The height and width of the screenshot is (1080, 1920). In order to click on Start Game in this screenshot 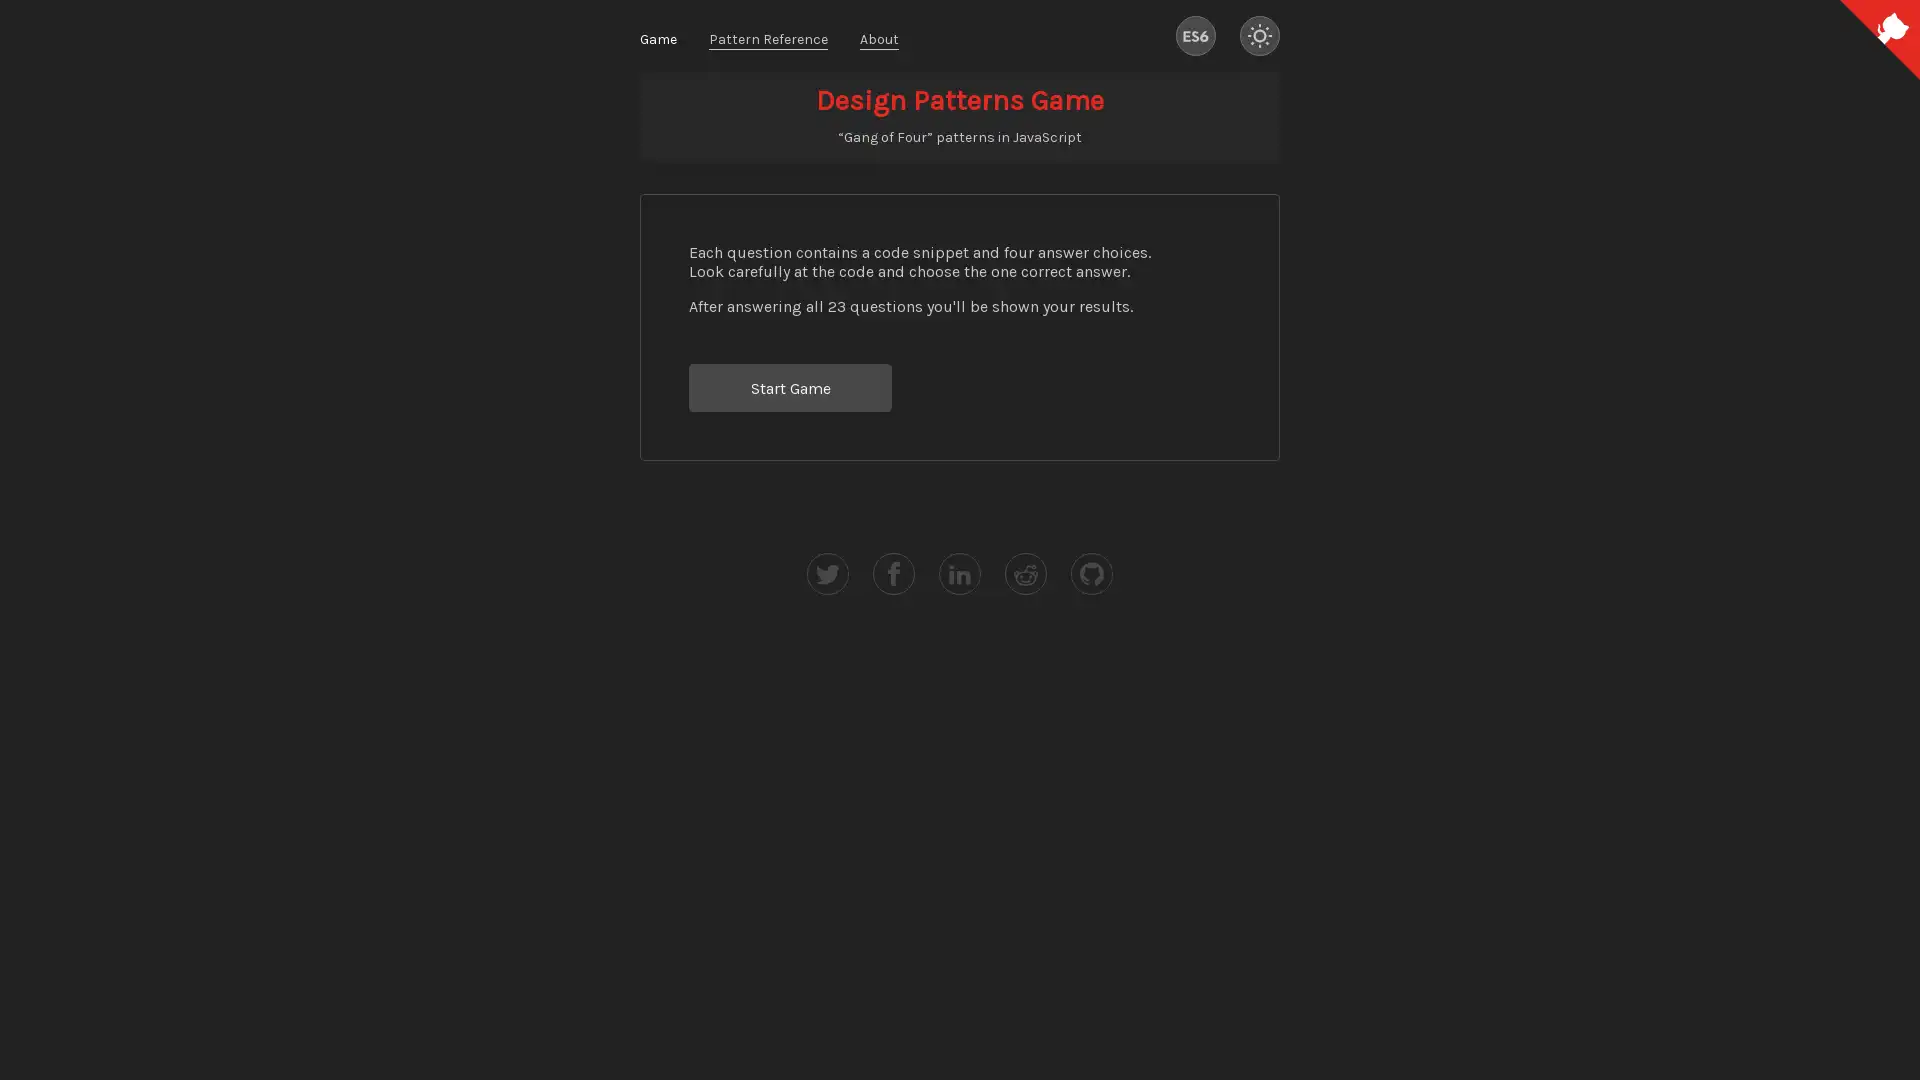, I will do `click(789, 388)`.